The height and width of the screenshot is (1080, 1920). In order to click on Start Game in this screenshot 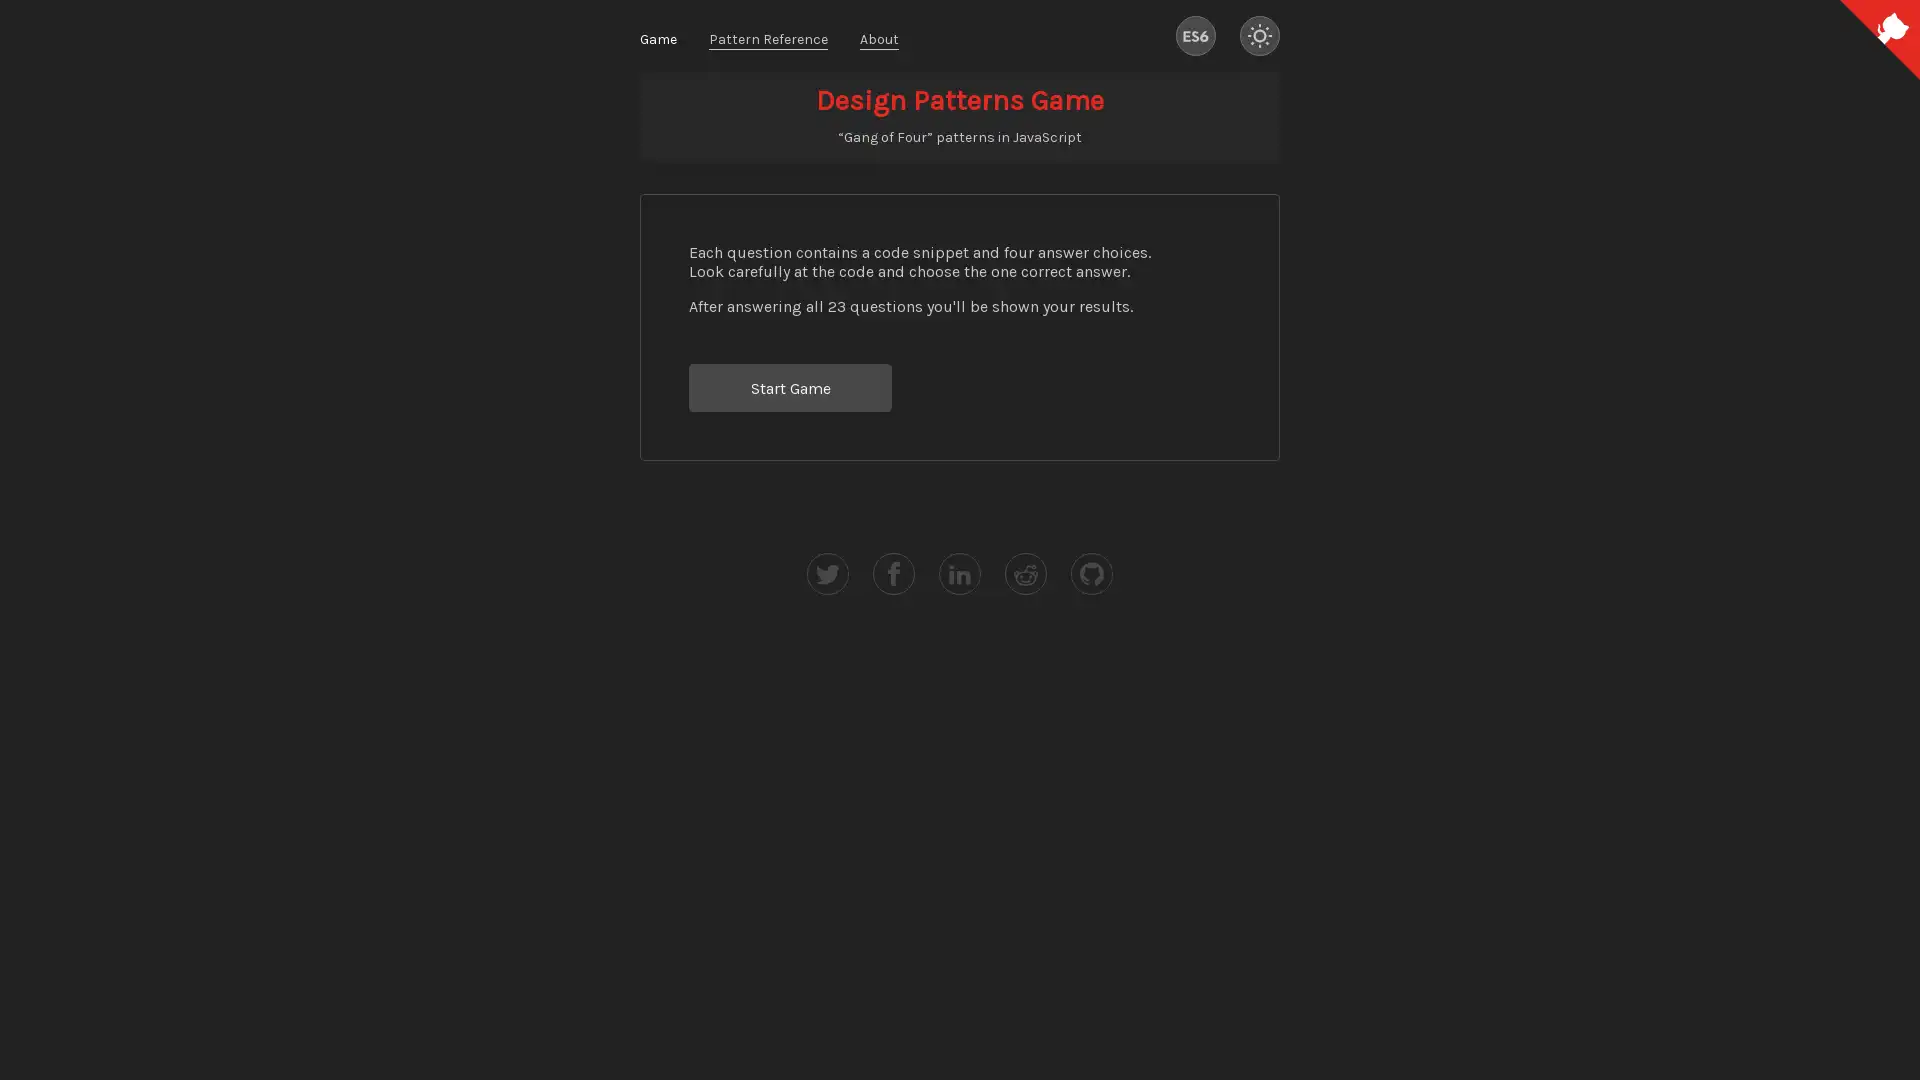, I will do `click(789, 388)`.